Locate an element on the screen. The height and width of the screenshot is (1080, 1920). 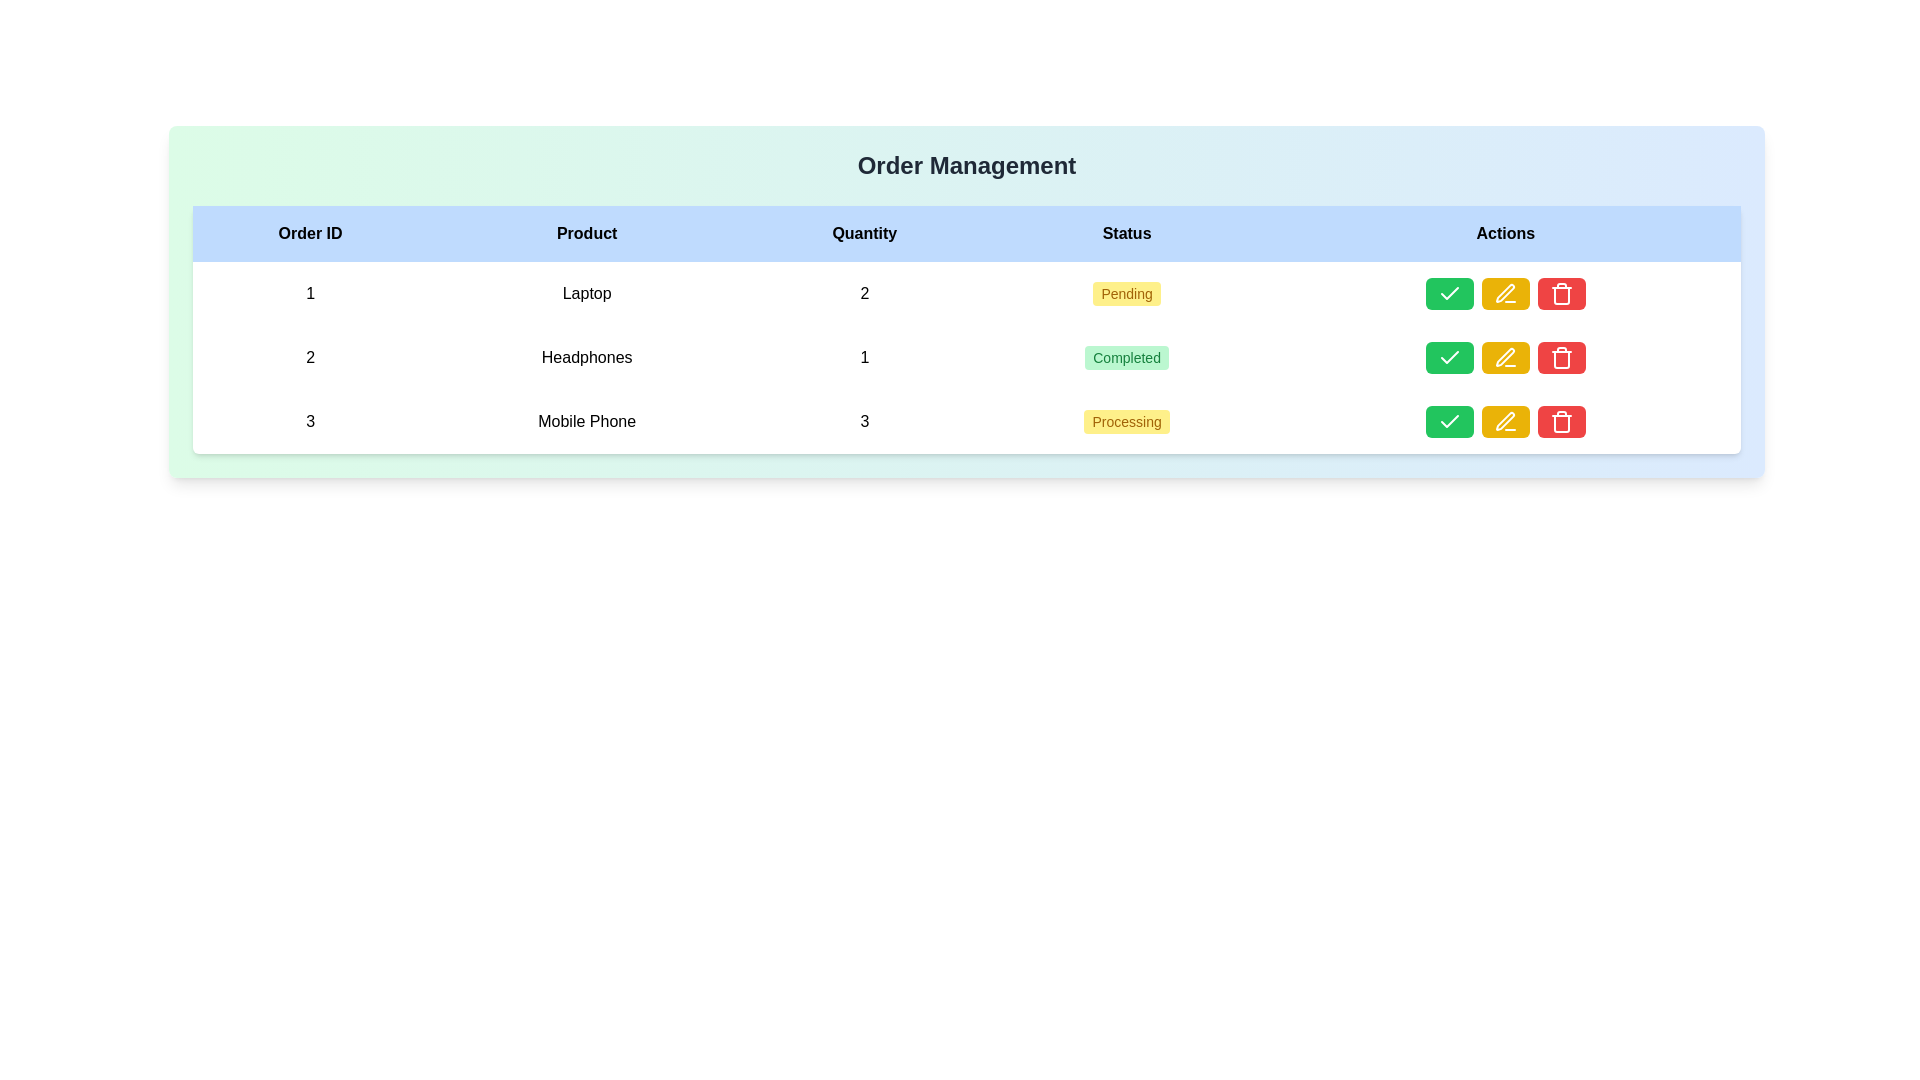
the displayed text of the completed status indicator tag located in the 'Status' column of the second row in the table is located at coordinates (1127, 357).